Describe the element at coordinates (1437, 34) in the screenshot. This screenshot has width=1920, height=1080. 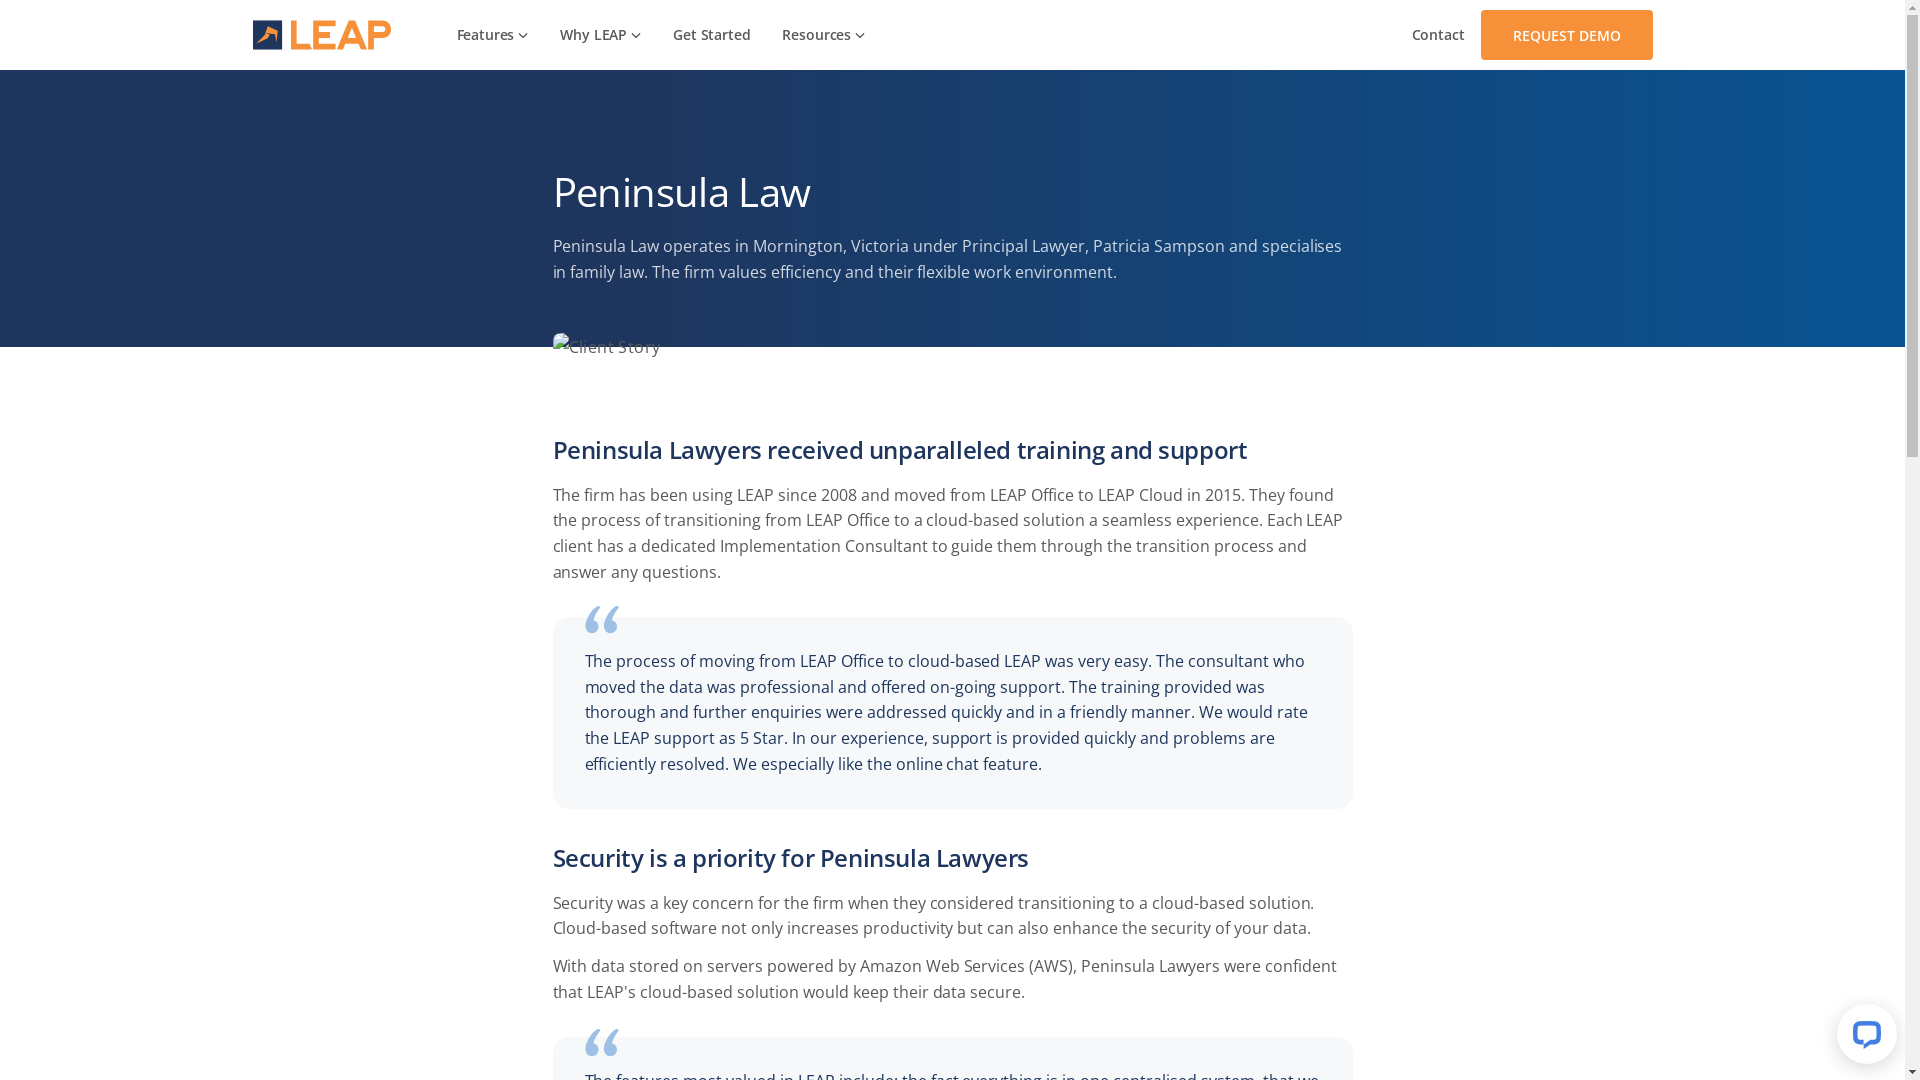
I see `'Contact'` at that location.